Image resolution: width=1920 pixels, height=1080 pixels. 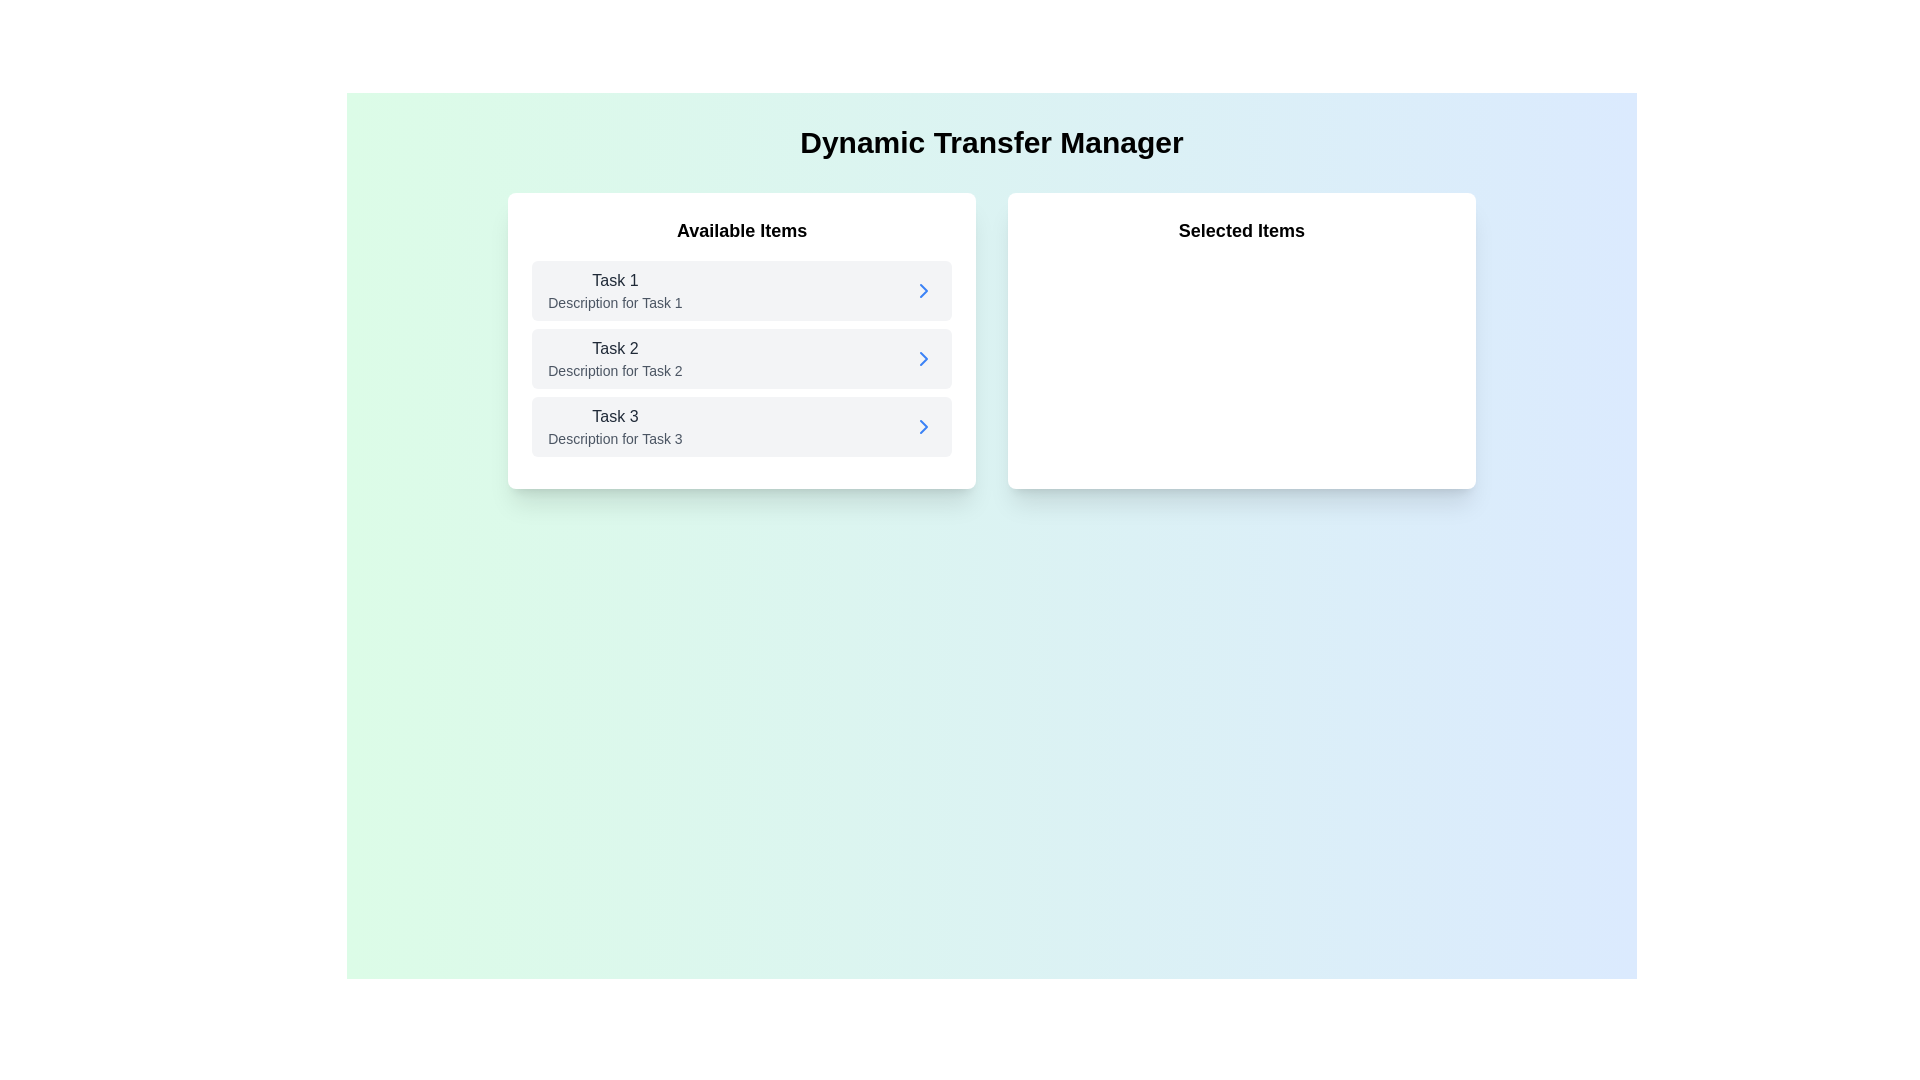 I want to click on the Label element displaying 'Task 1' and 'Description for Task 1' in the 'Available Items' section of the interface, so click(x=614, y=290).